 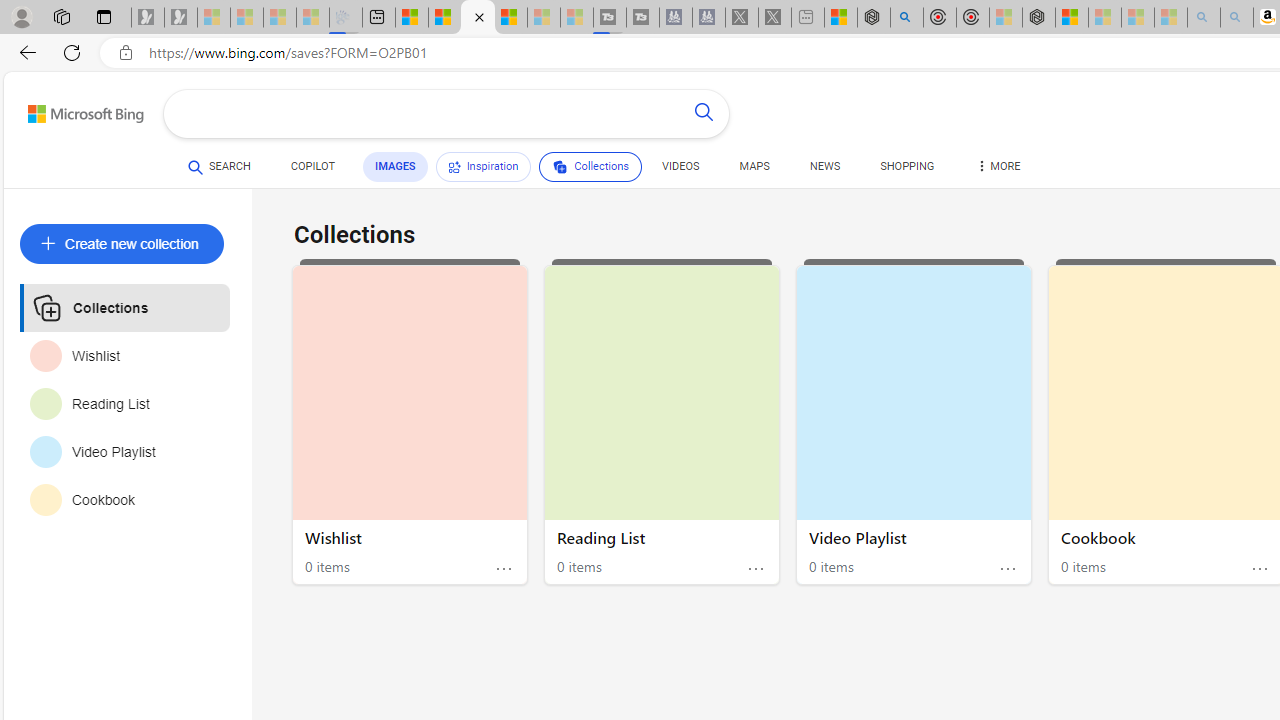 What do you see at coordinates (906, 168) in the screenshot?
I see `'SHOPPING'` at bounding box center [906, 168].